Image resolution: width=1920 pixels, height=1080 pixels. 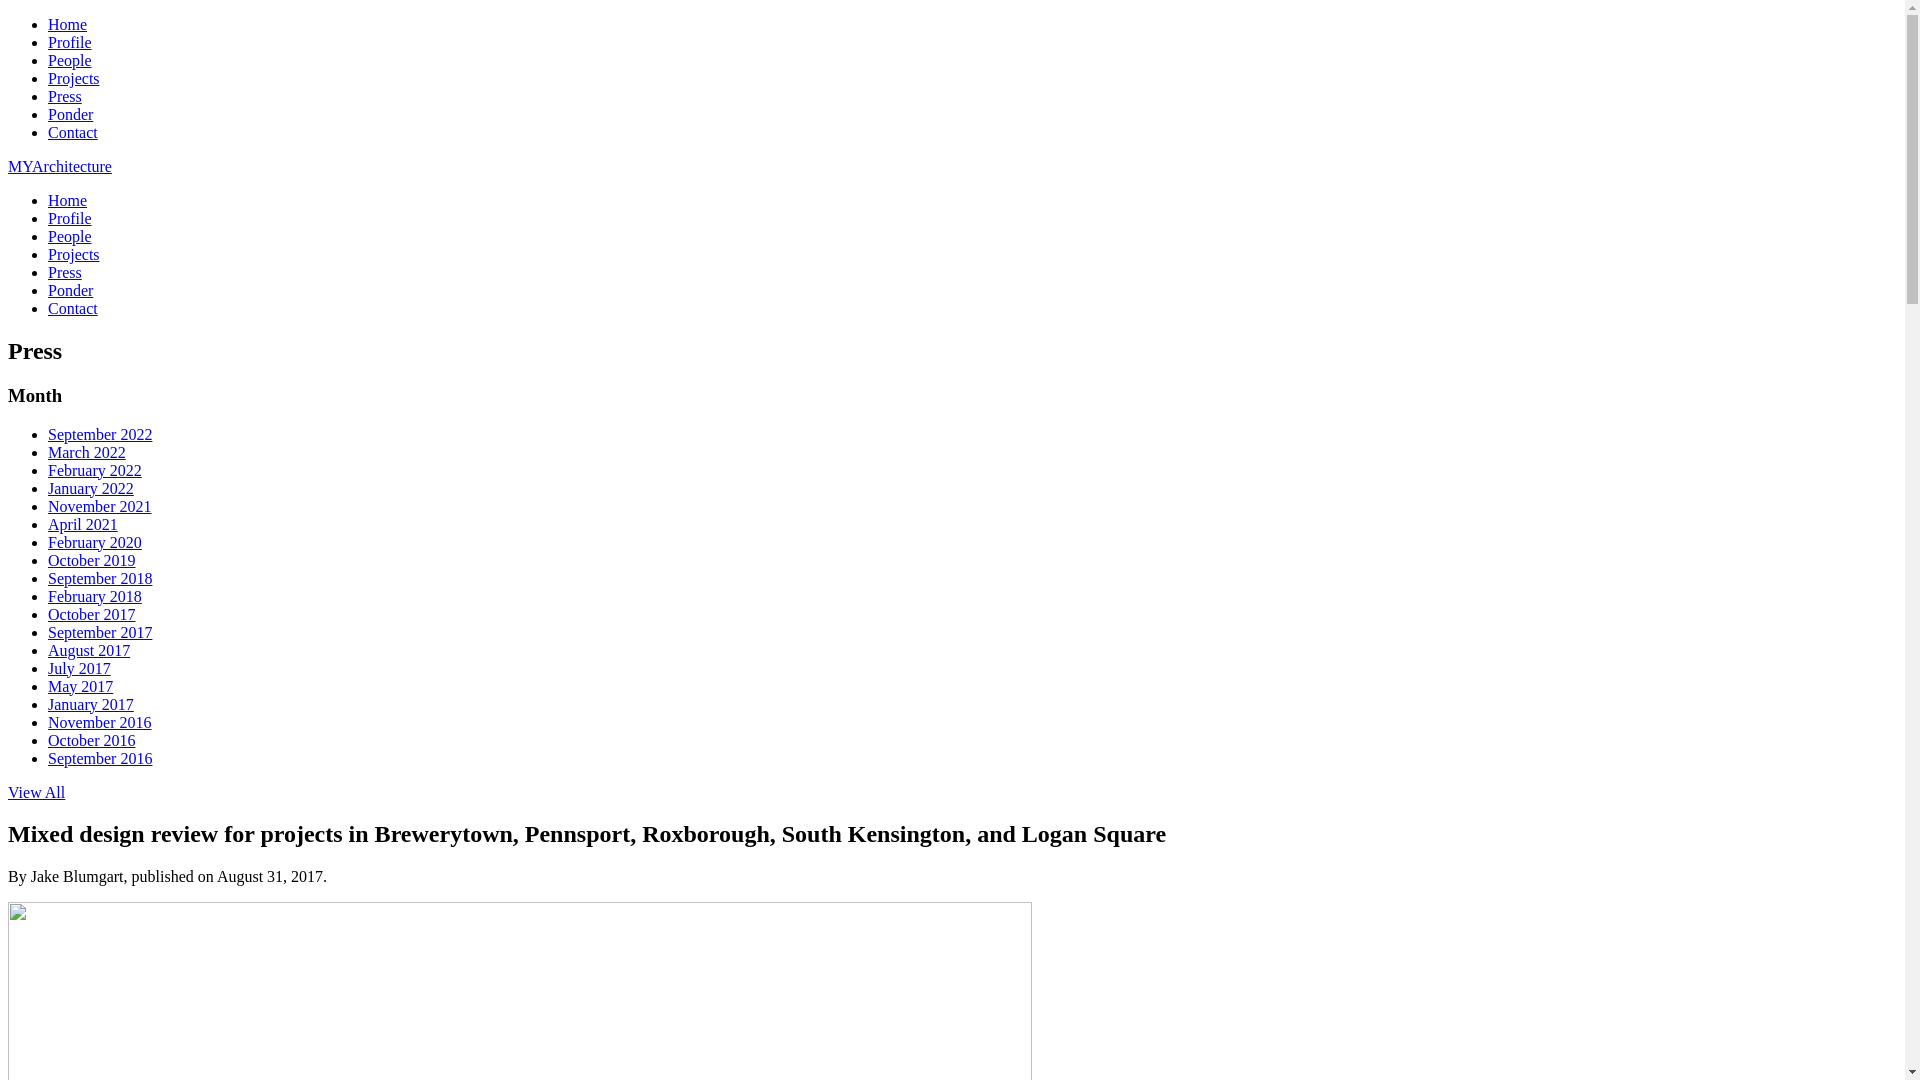 What do you see at coordinates (65, 96) in the screenshot?
I see `'Press'` at bounding box center [65, 96].